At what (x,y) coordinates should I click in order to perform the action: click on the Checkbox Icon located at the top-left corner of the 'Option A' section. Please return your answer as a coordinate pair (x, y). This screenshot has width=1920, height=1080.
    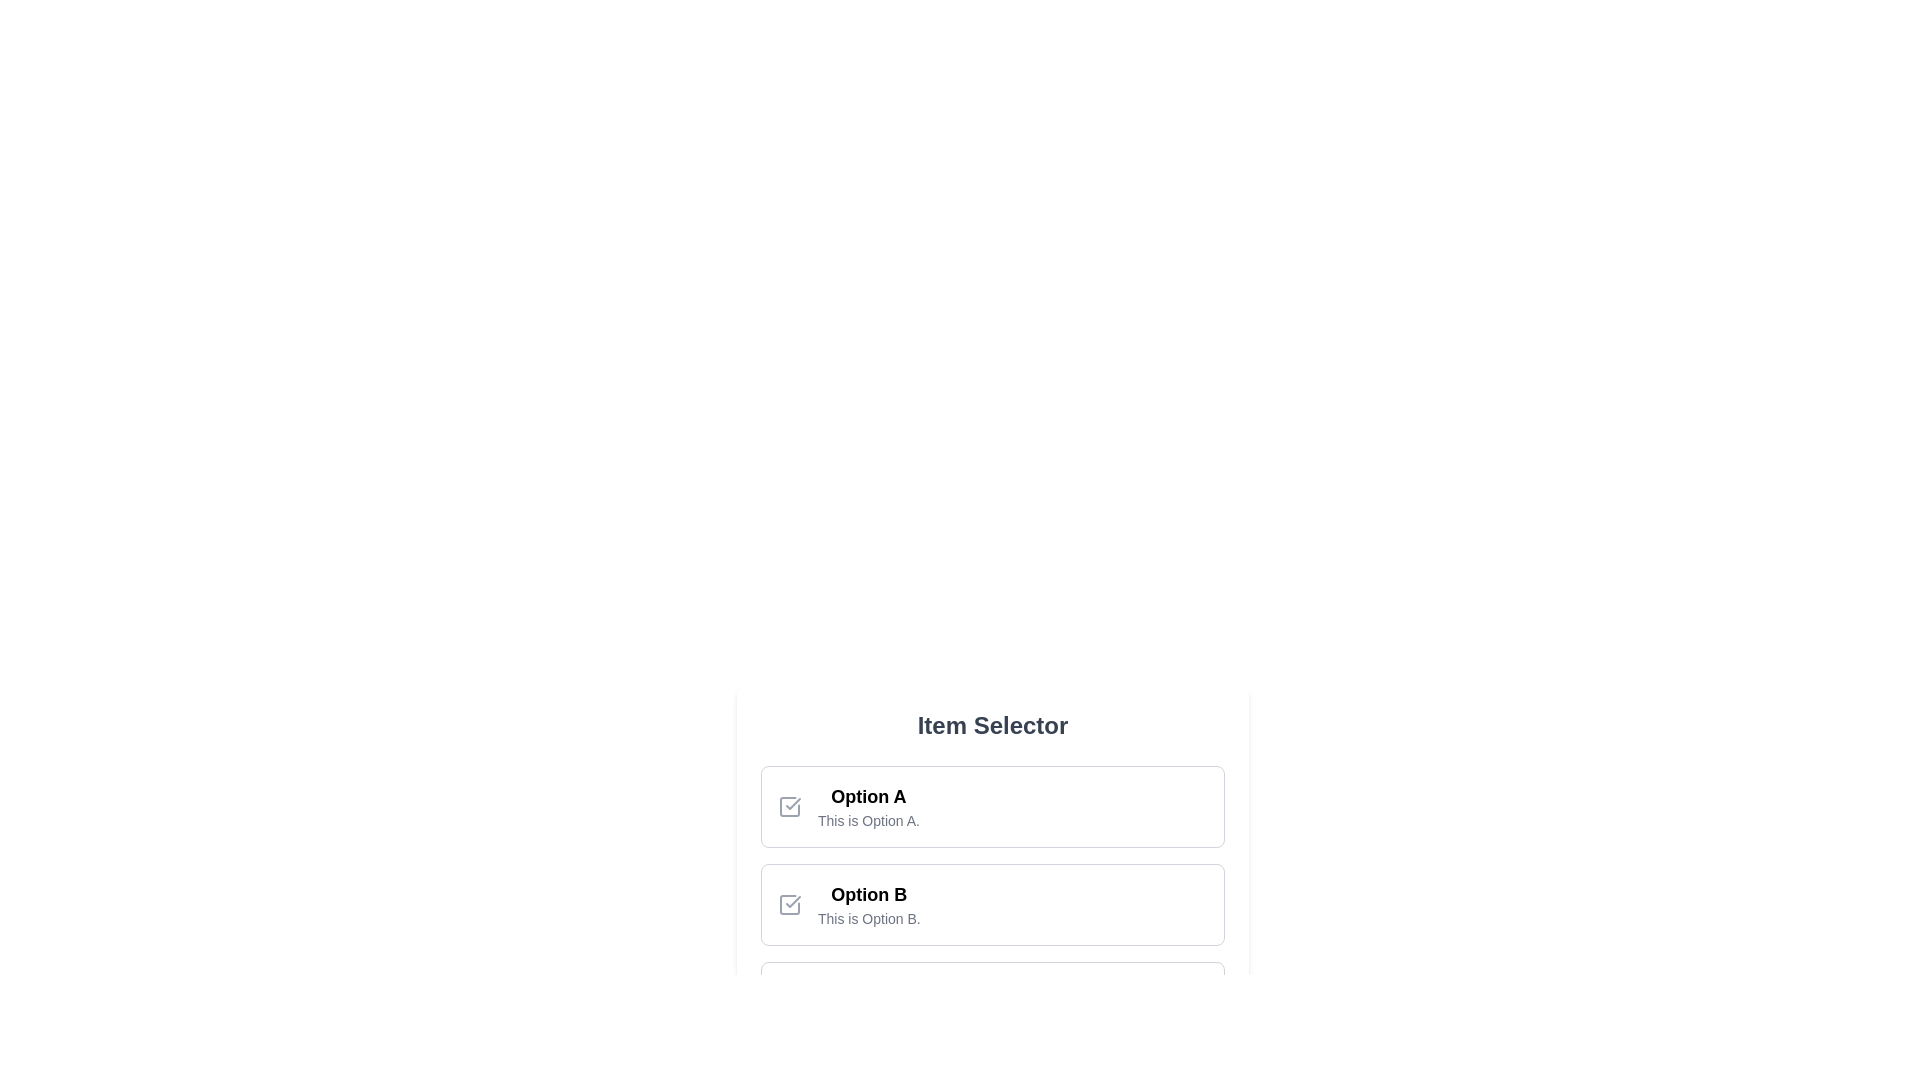
    Looking at the image, I should click on (789, 805).